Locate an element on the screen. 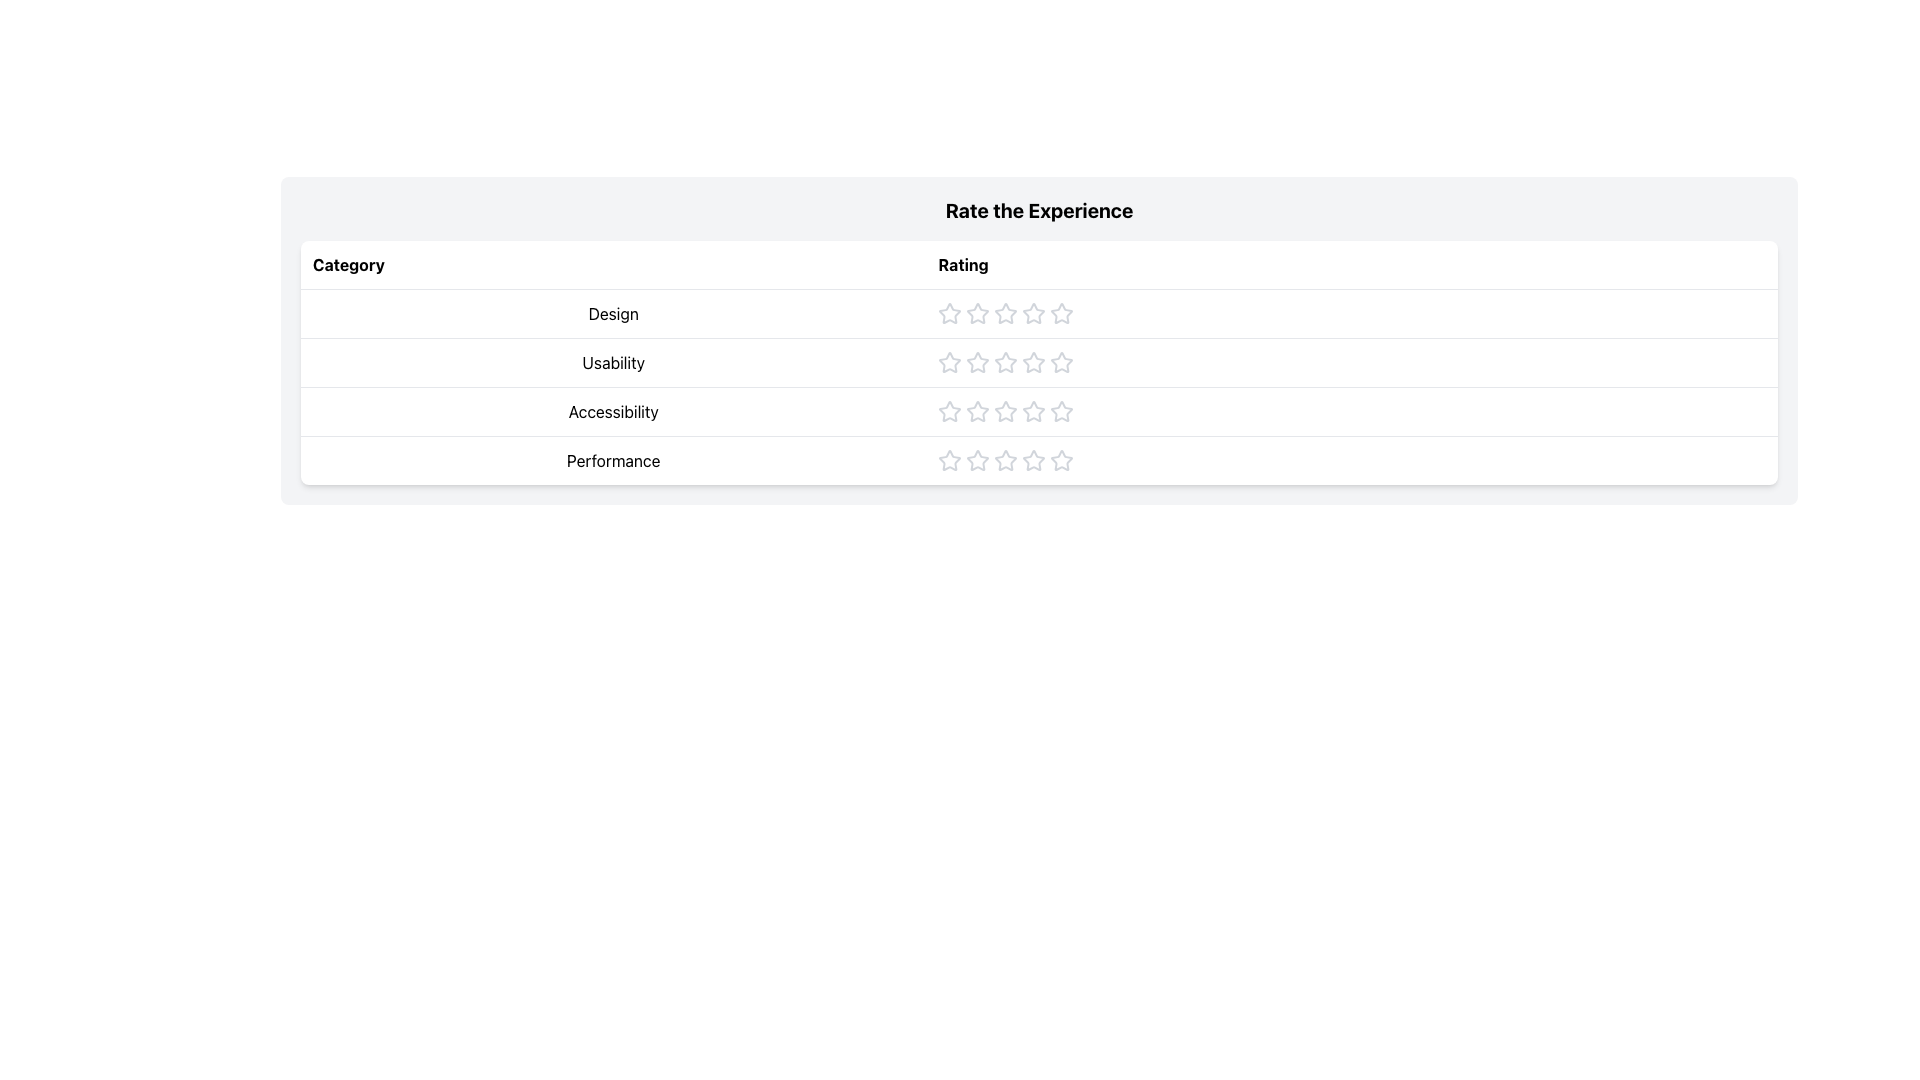 Image resolution: width=1920 pixels, height=1080 pixels. the first star icon in the 'Design' rating section to trigger interaction effects is located at coordinates (949, 313).